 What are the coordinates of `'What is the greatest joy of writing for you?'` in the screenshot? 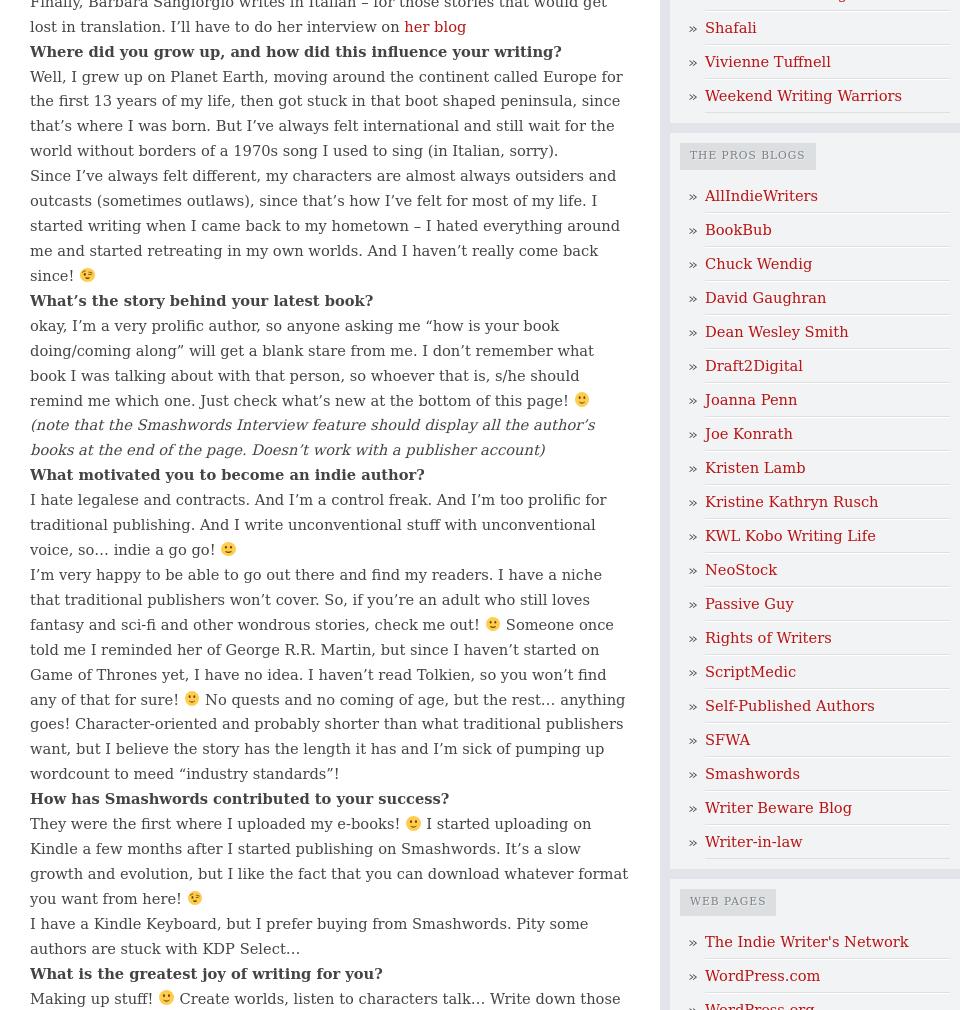 It's located at (206, 972).